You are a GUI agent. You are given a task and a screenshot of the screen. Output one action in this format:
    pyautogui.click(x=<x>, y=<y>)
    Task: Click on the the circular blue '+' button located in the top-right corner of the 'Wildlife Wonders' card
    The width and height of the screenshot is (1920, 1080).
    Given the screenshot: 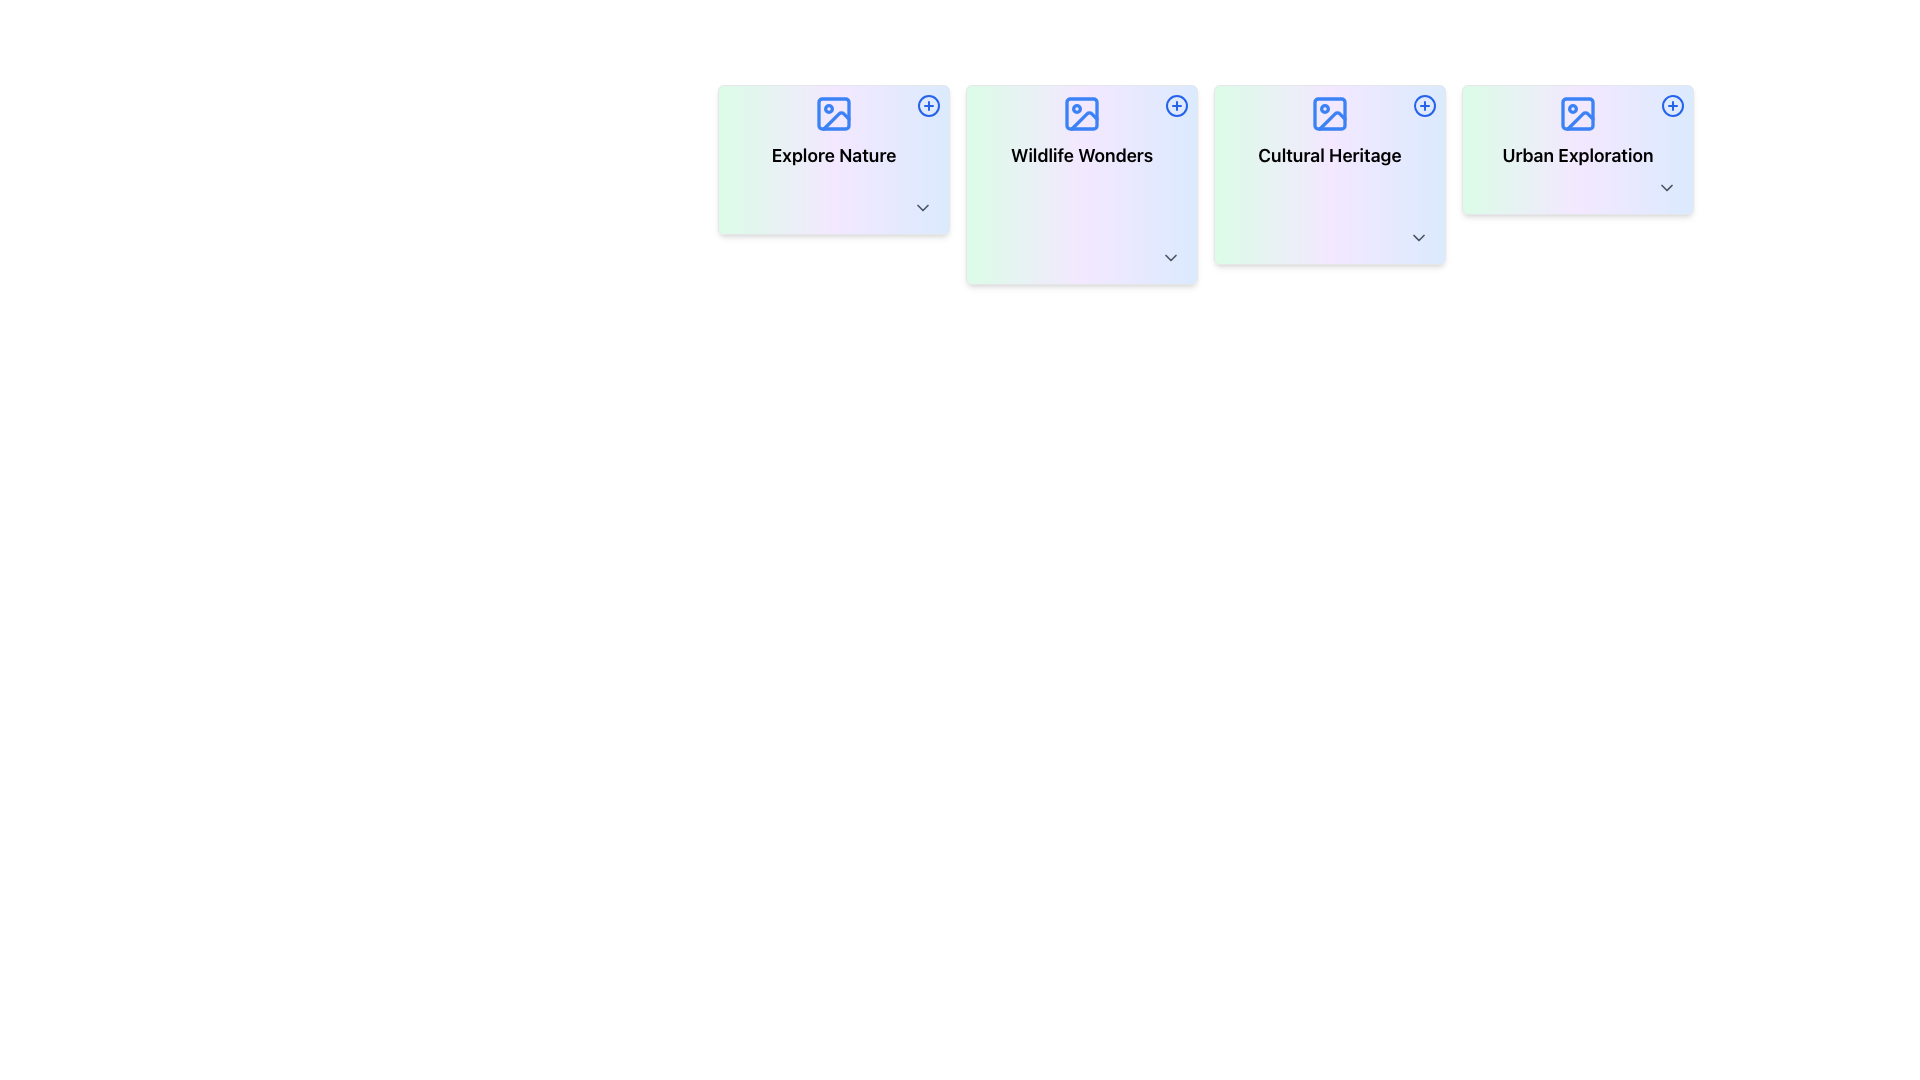 What is the action you would take?
    pyautogui.click(x=1176, y=105)
    